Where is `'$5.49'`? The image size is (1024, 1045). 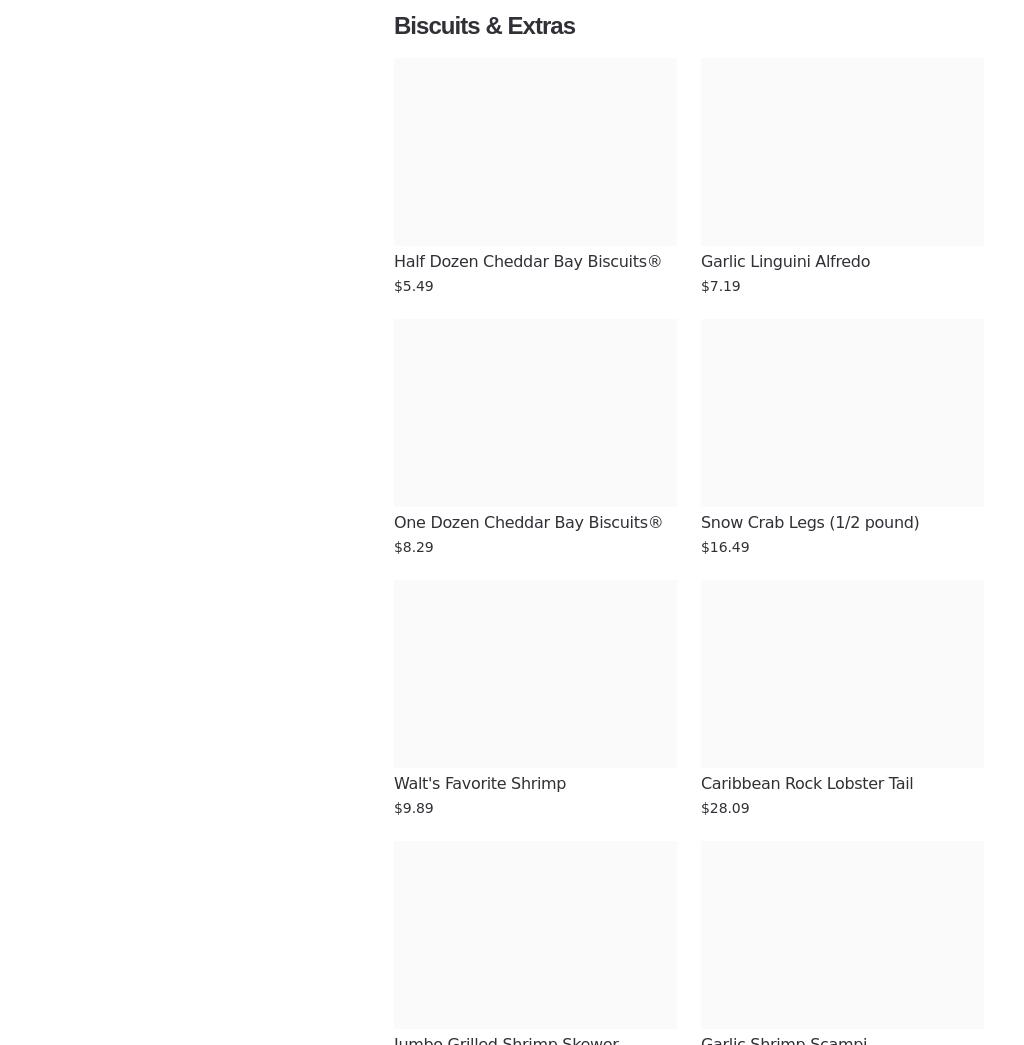 '$5.49' is located at coordinates (412, 285).